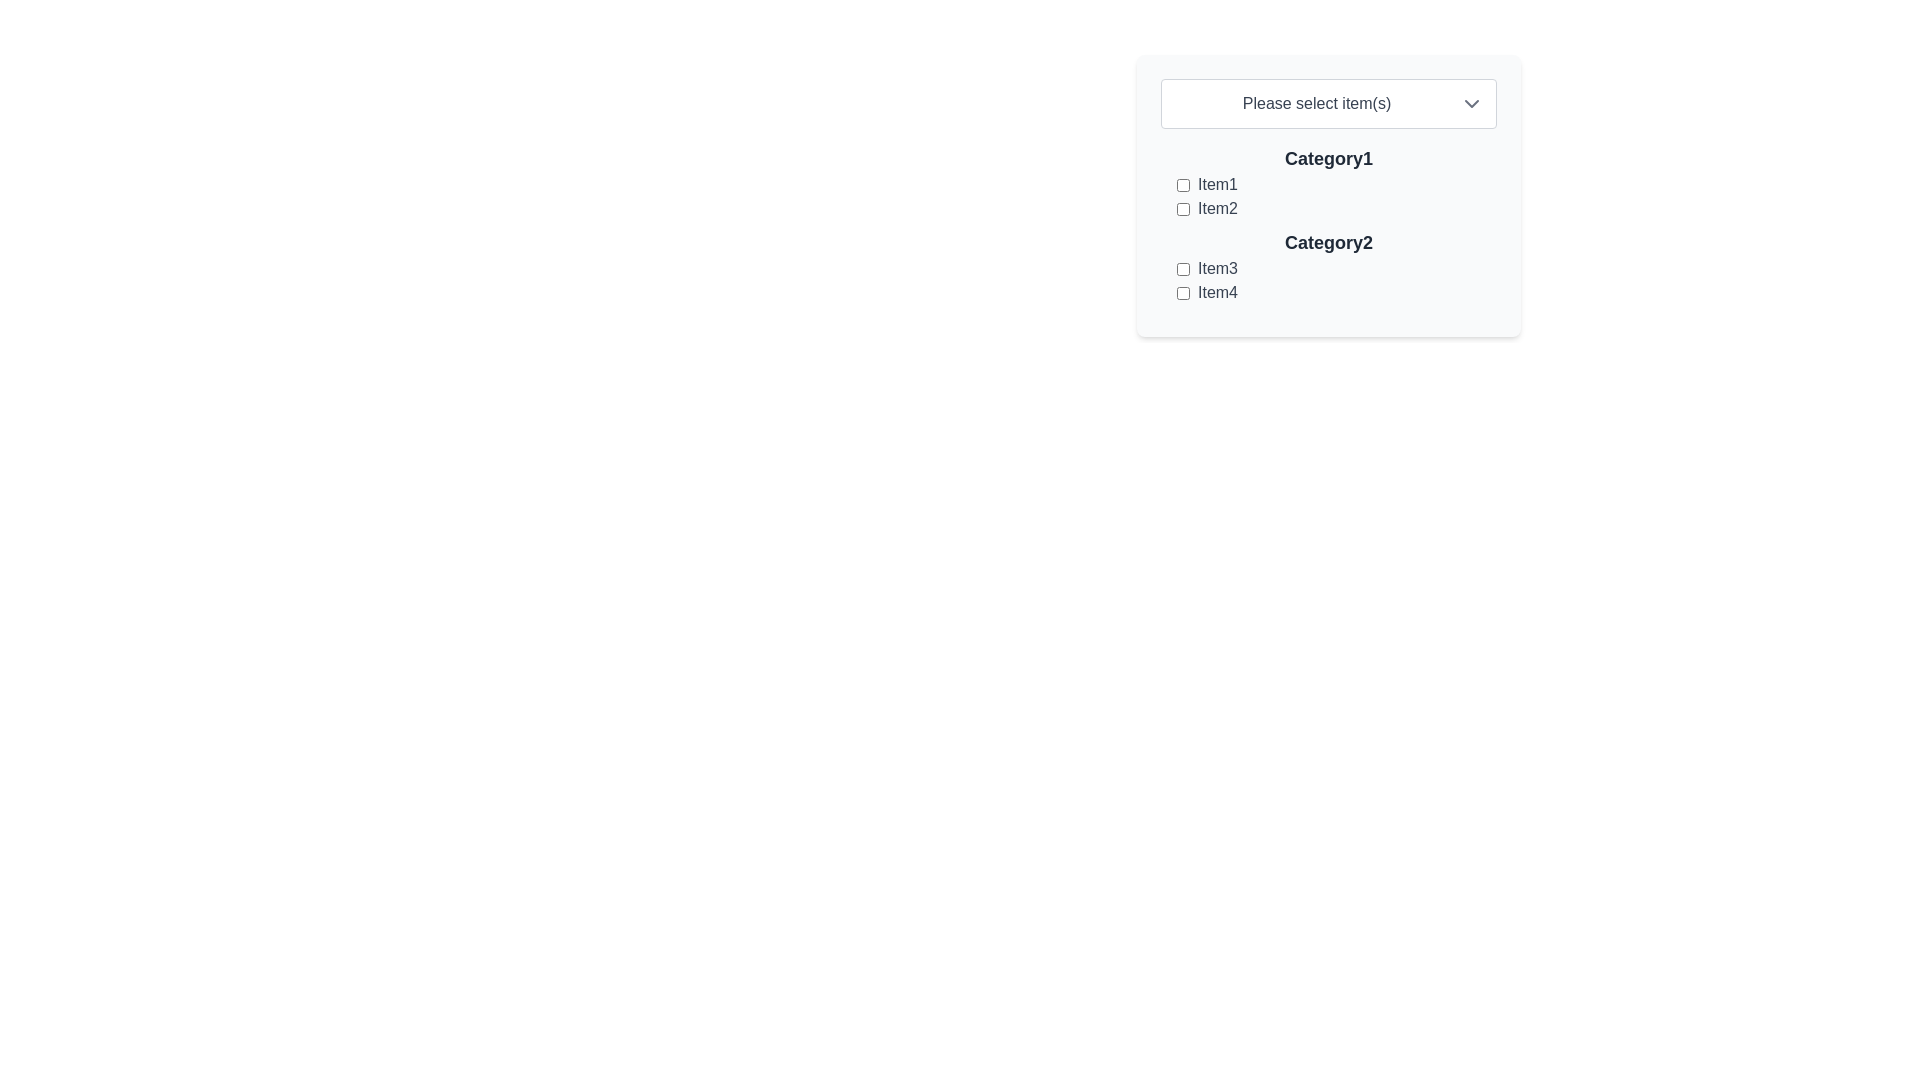 The image size is (1920, 1080). What do you see at coordinates (1217, 208) in the screenshot?
I see `text content of the label 'Item2' located in the second row of the selectable list in 'Category1', next to the checkbox` at bounding box center [1217, 208].